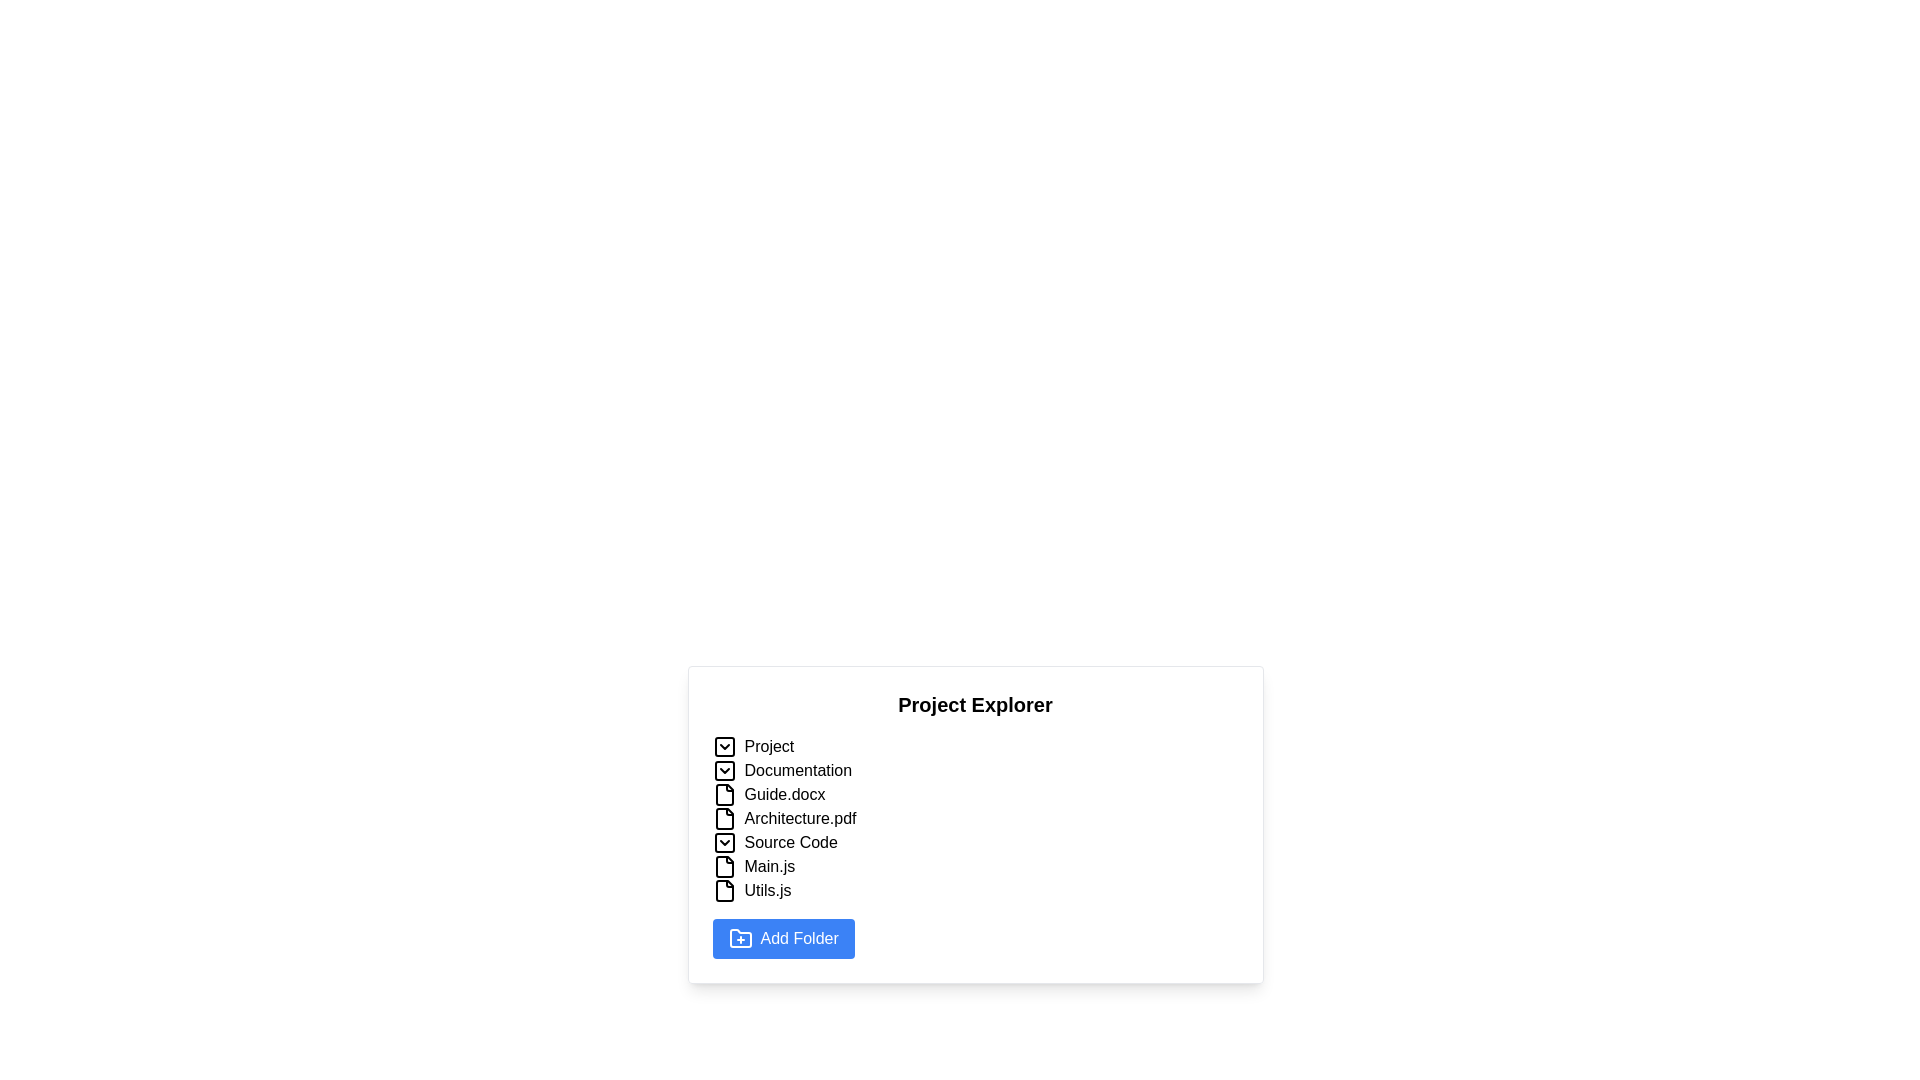 Image resolution: width=1920 pixels, height=1080 pixels. What do you see at coordinates (800, 818) in the screenshot?
I see `on the text label displaying 'Architecture.pdf'` at bounding box center [800, 818].